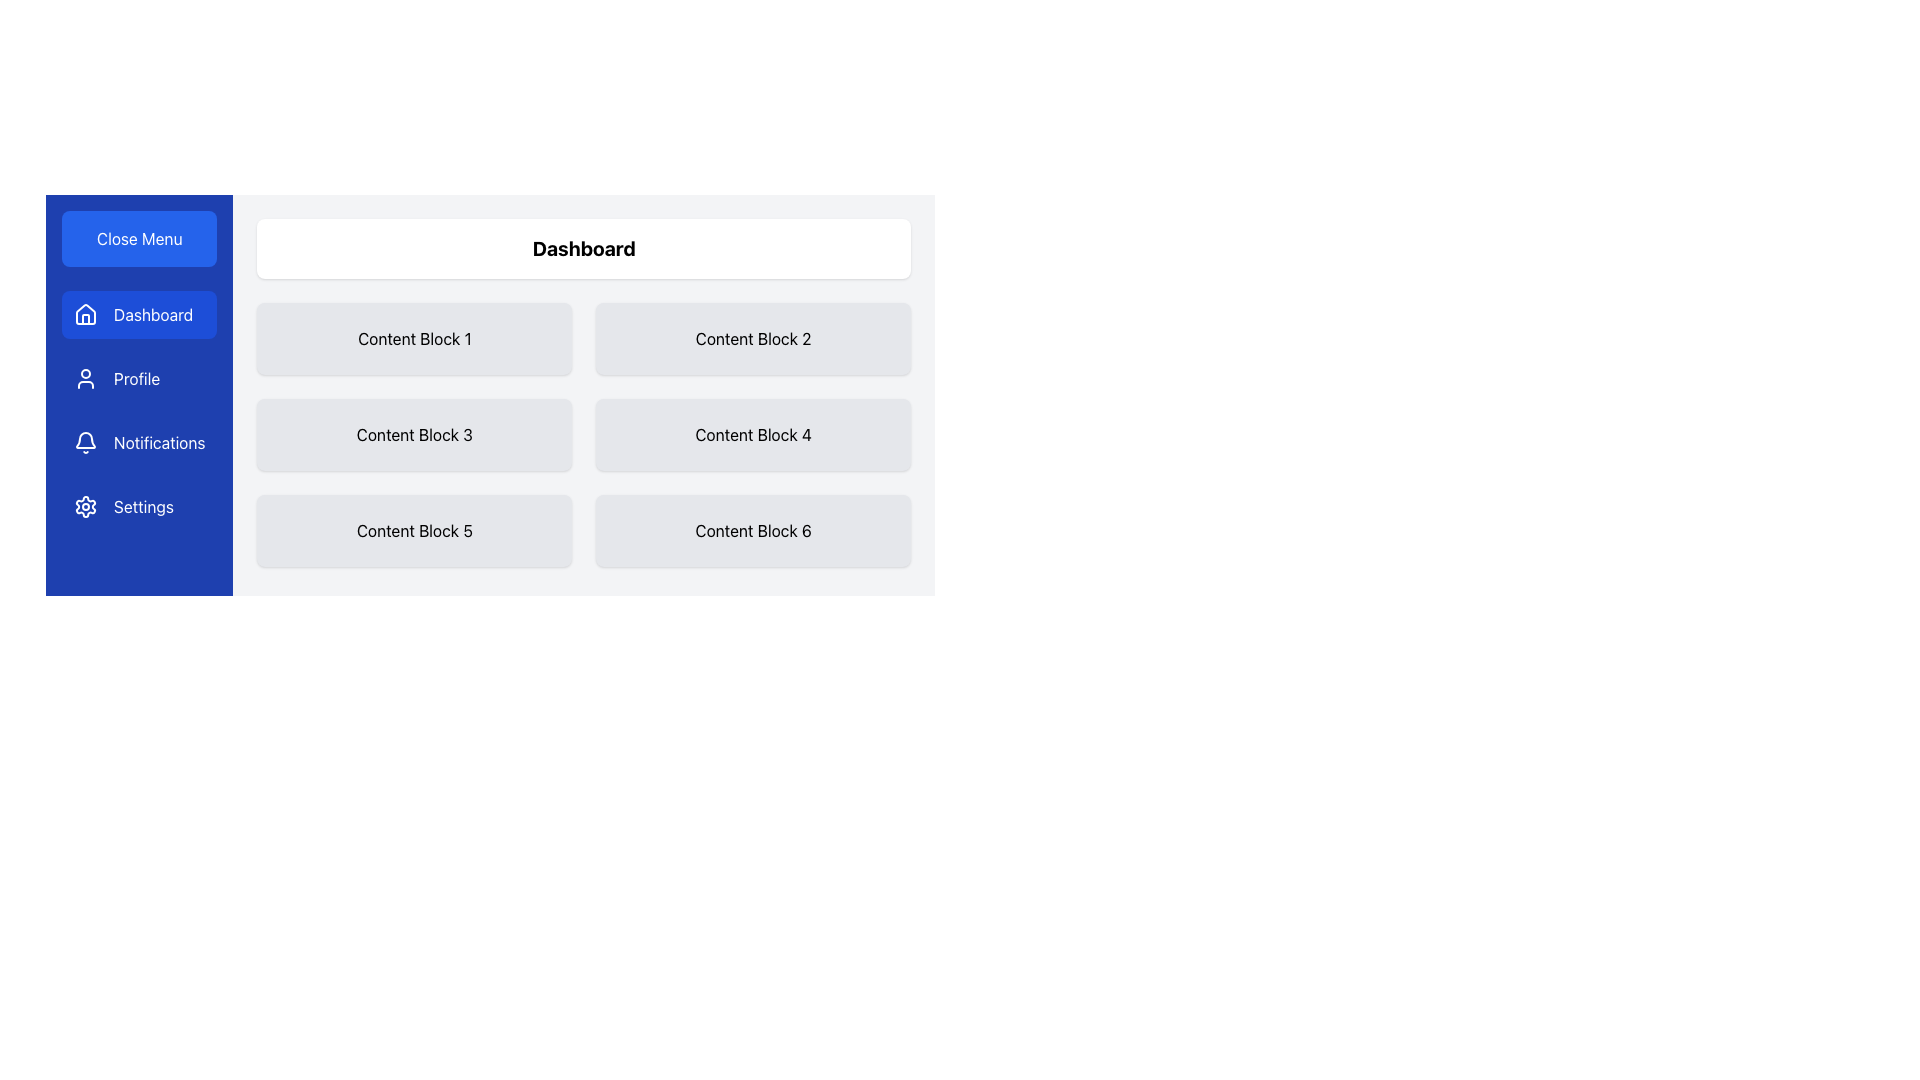 Image resolution: width=1920 pixels, height=1080 pixels. I want to click on the informational block labeled 'Content Block 3' which is styled with a light gray background and rounded corners, so click(413, 434).